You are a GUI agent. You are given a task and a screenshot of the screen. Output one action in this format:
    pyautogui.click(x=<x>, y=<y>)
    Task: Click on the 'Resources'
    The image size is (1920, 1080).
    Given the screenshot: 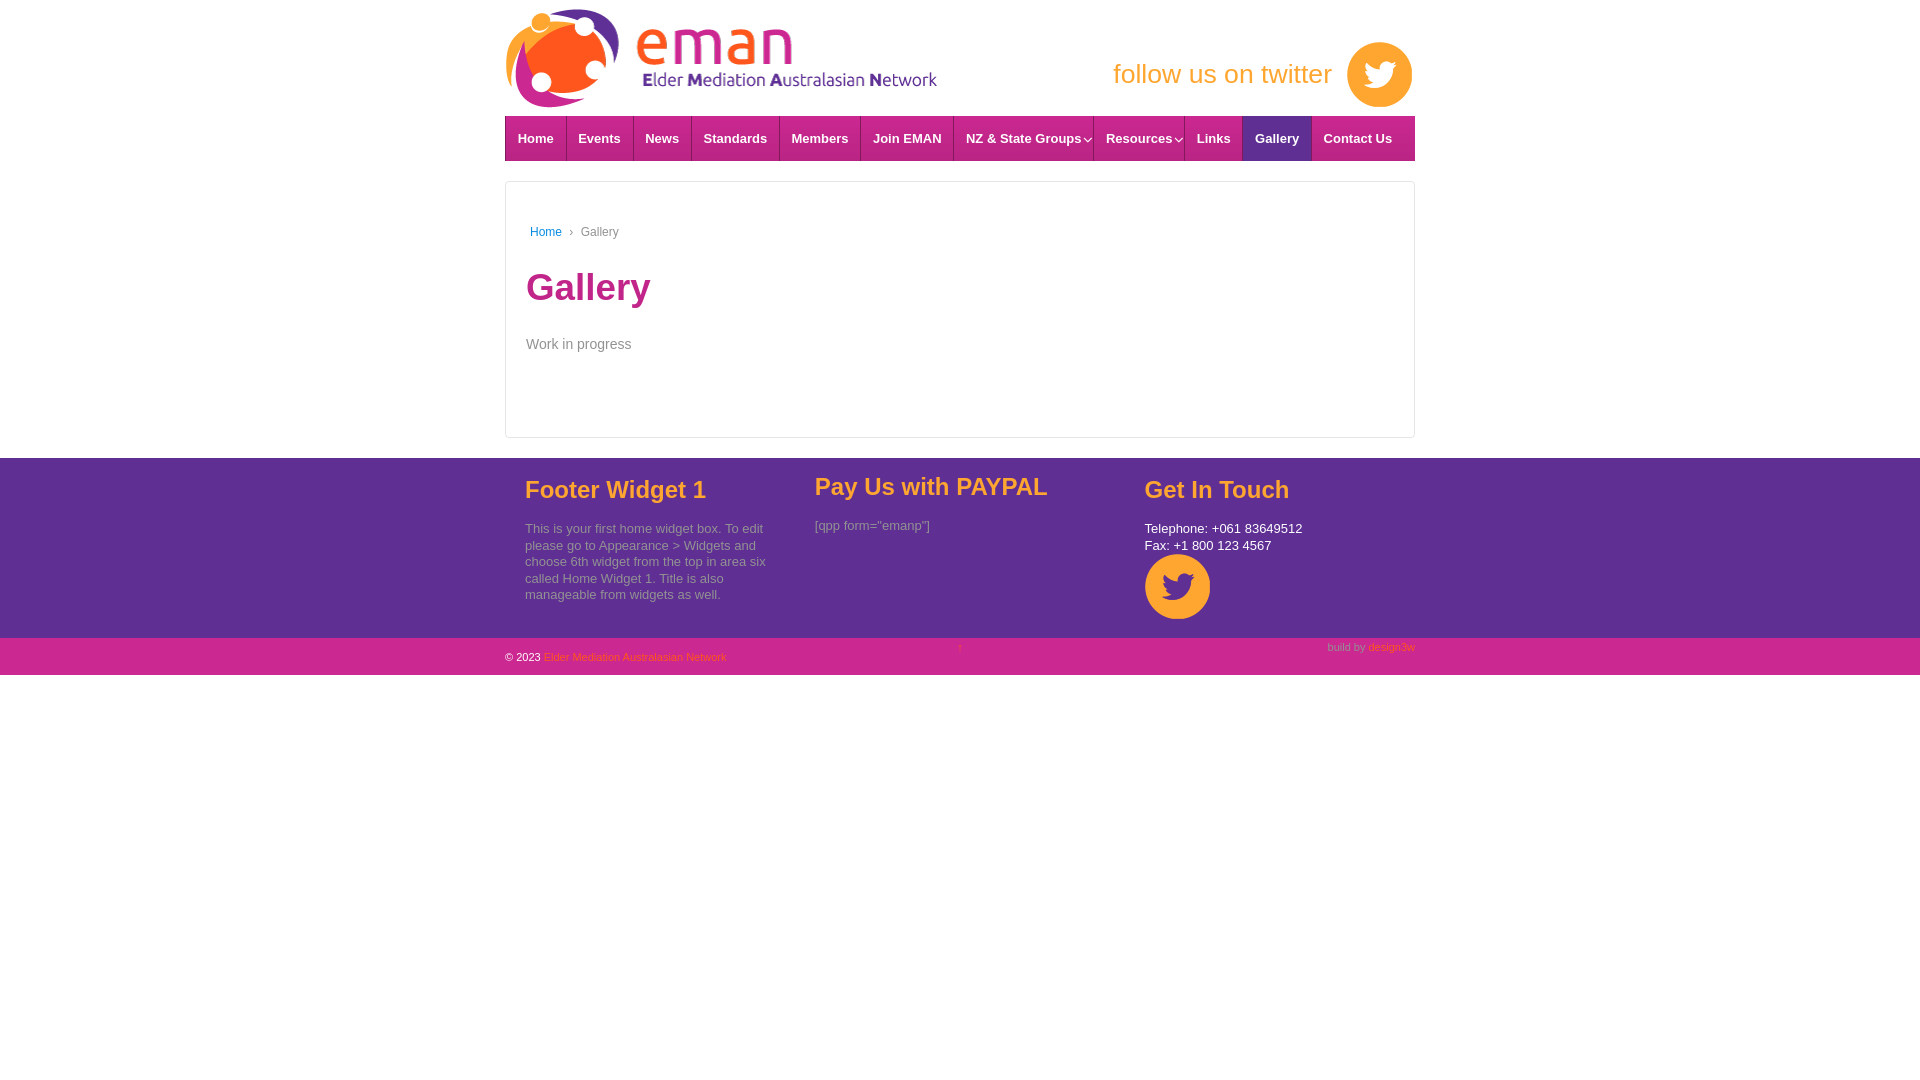 What is the action you would take?
    pyautogui.click(x=1138, y=137)
    